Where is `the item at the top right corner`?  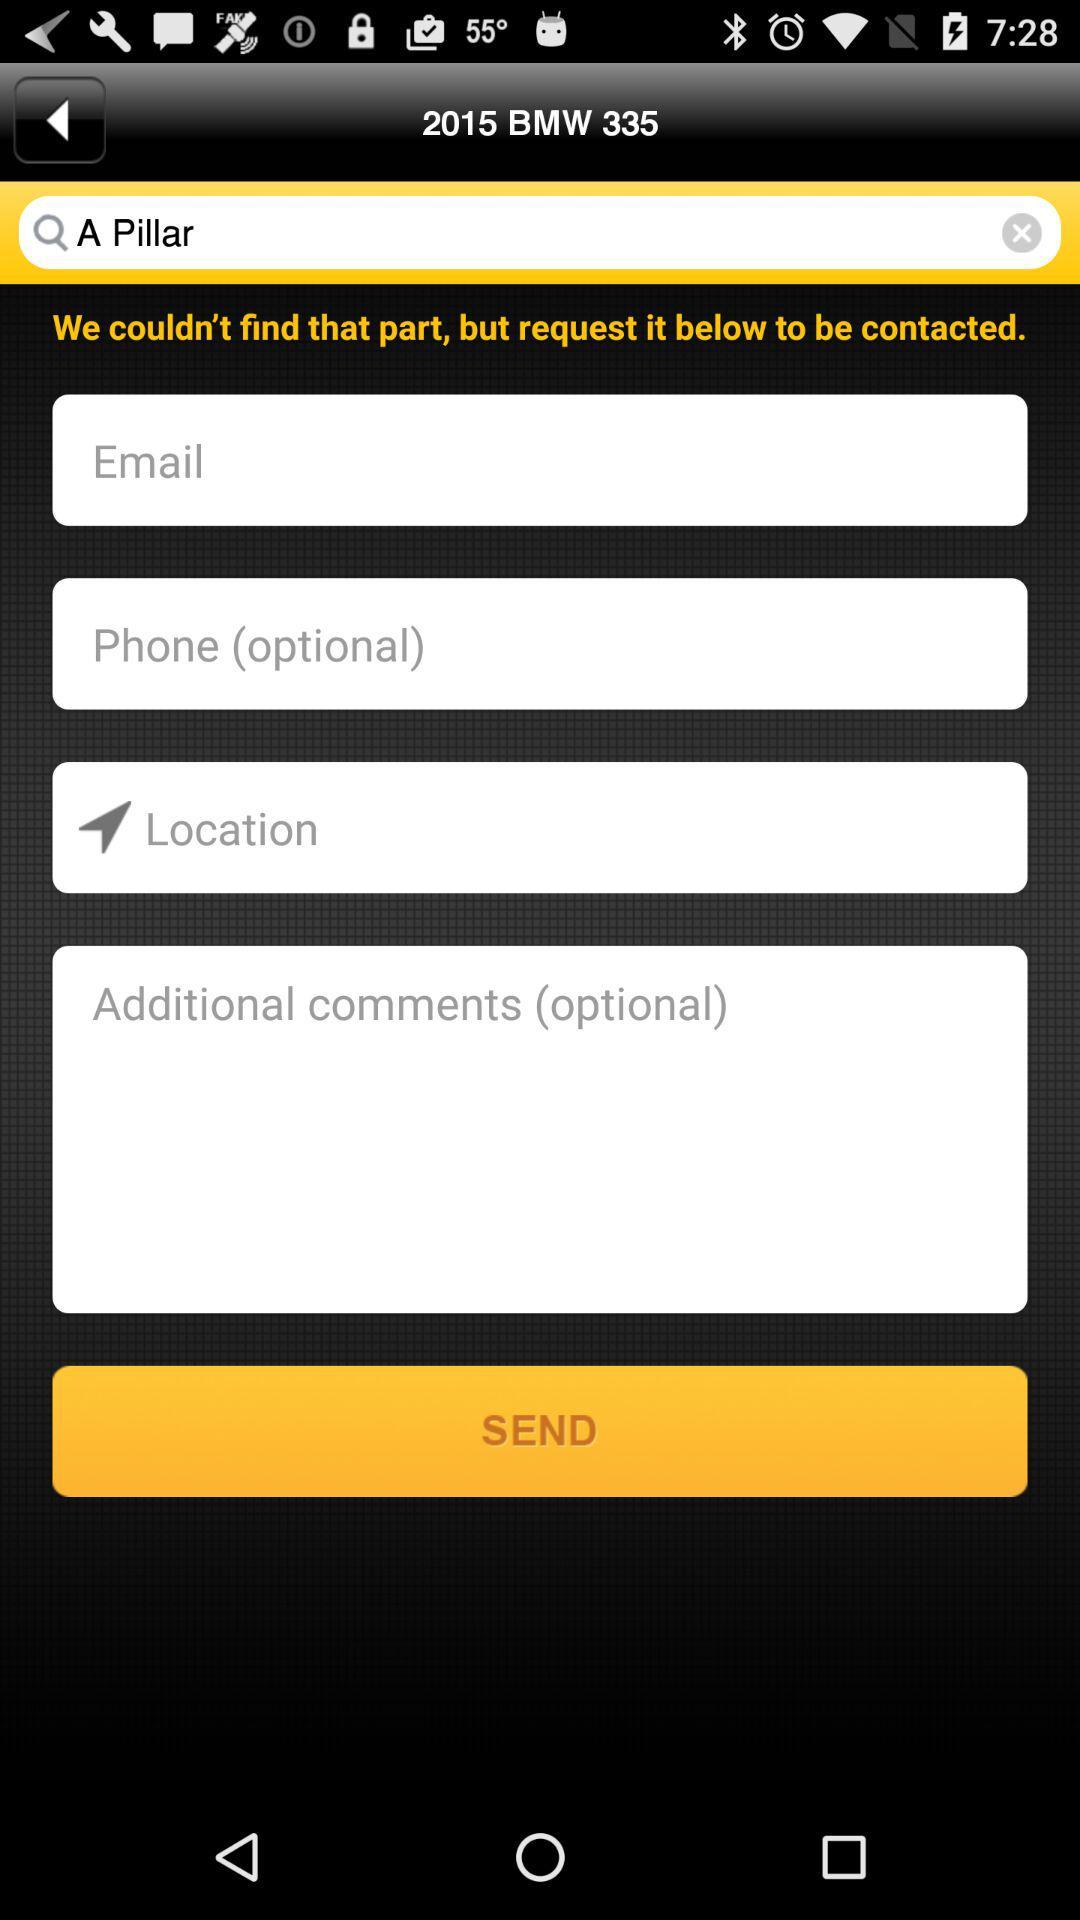
the item at the top right corner is located at coordinates (1021, 232).